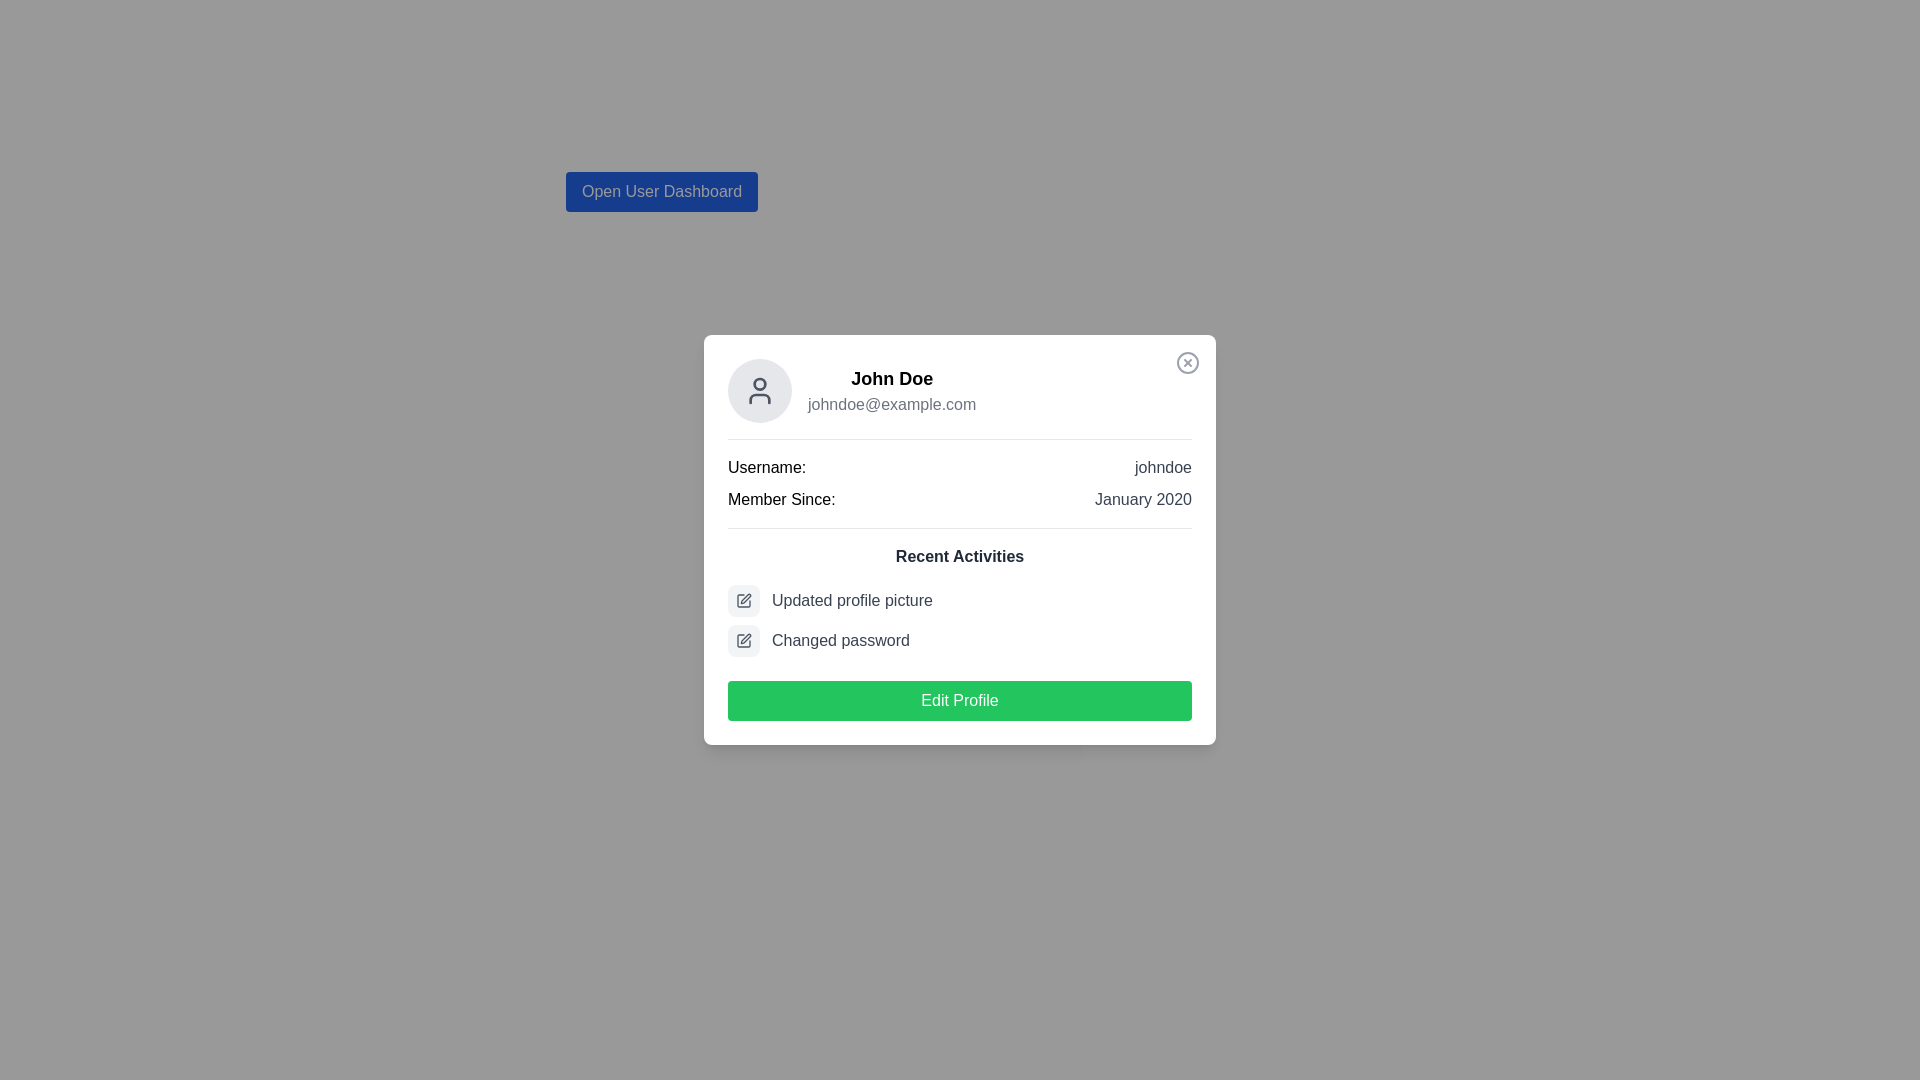 The width and height of the screenshot is (1920, 1080). I want to click on the decorative icon located to the left of the 'Updated profile picture' text line in the recent activities section of the user card, so click(743, 640).